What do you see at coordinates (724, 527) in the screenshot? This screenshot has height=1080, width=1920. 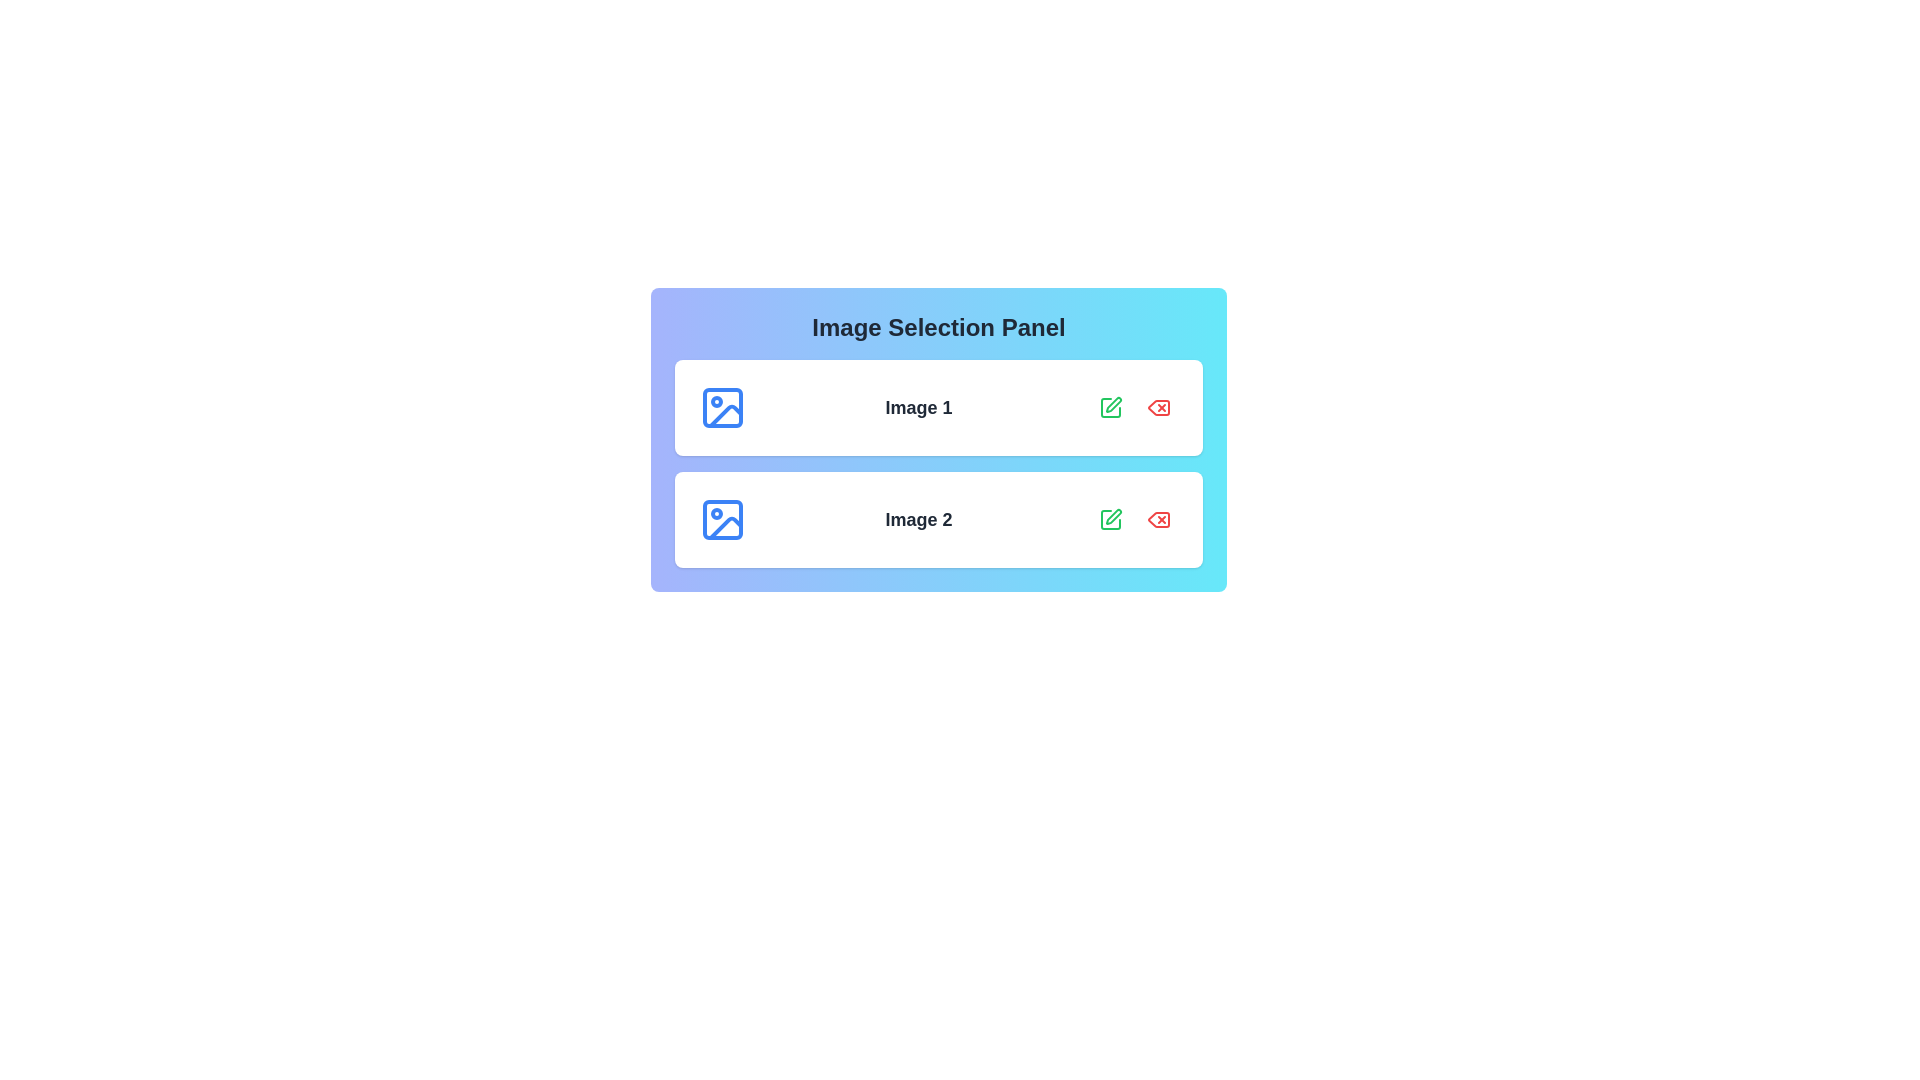 I see `the blue icon depicting a stylized image representation with a slanted line, located in the left section of the second image entry in a vertical list marked 'Image 2'` at bounding box center [724, 527].